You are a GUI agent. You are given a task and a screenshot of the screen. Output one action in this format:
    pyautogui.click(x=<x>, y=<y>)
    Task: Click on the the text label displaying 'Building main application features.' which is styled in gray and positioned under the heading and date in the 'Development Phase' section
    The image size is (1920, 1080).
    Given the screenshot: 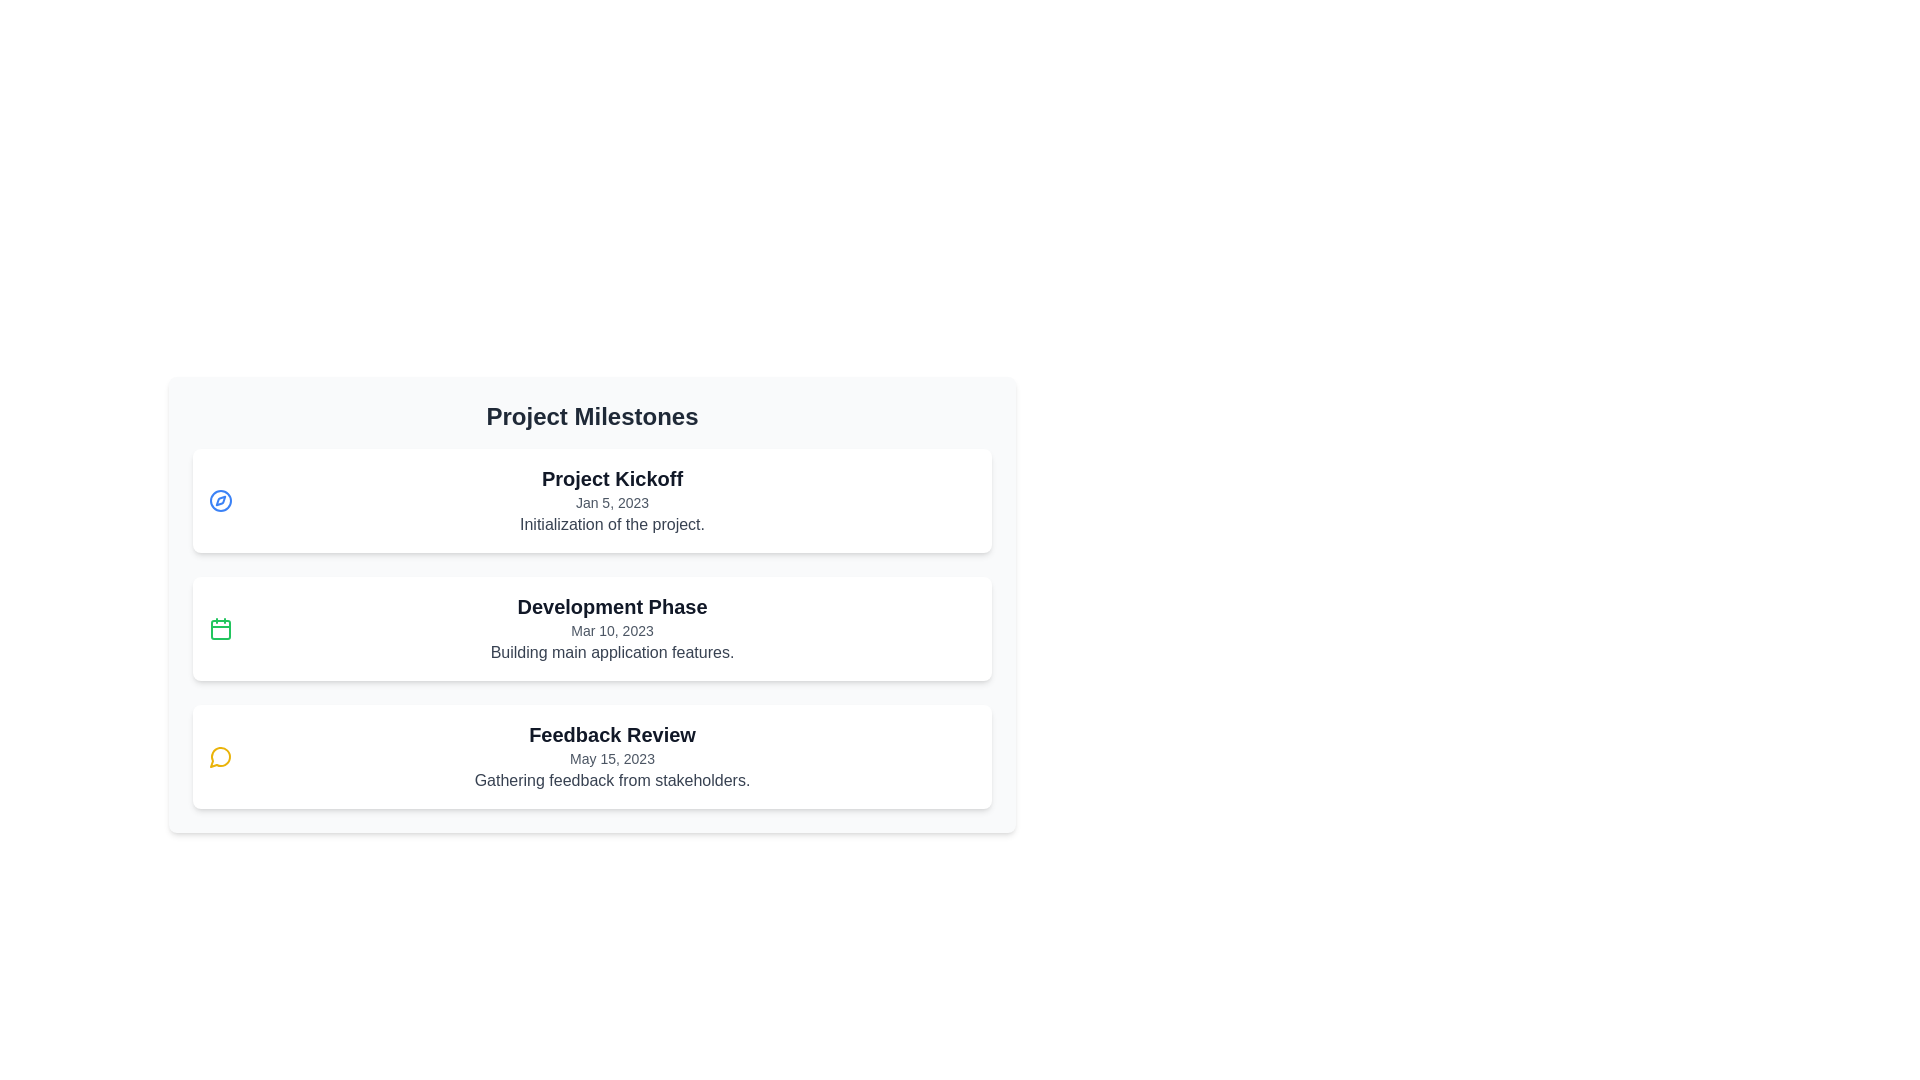 What is the action you would take?
    pyautogui.click(x=611, y=652)
    